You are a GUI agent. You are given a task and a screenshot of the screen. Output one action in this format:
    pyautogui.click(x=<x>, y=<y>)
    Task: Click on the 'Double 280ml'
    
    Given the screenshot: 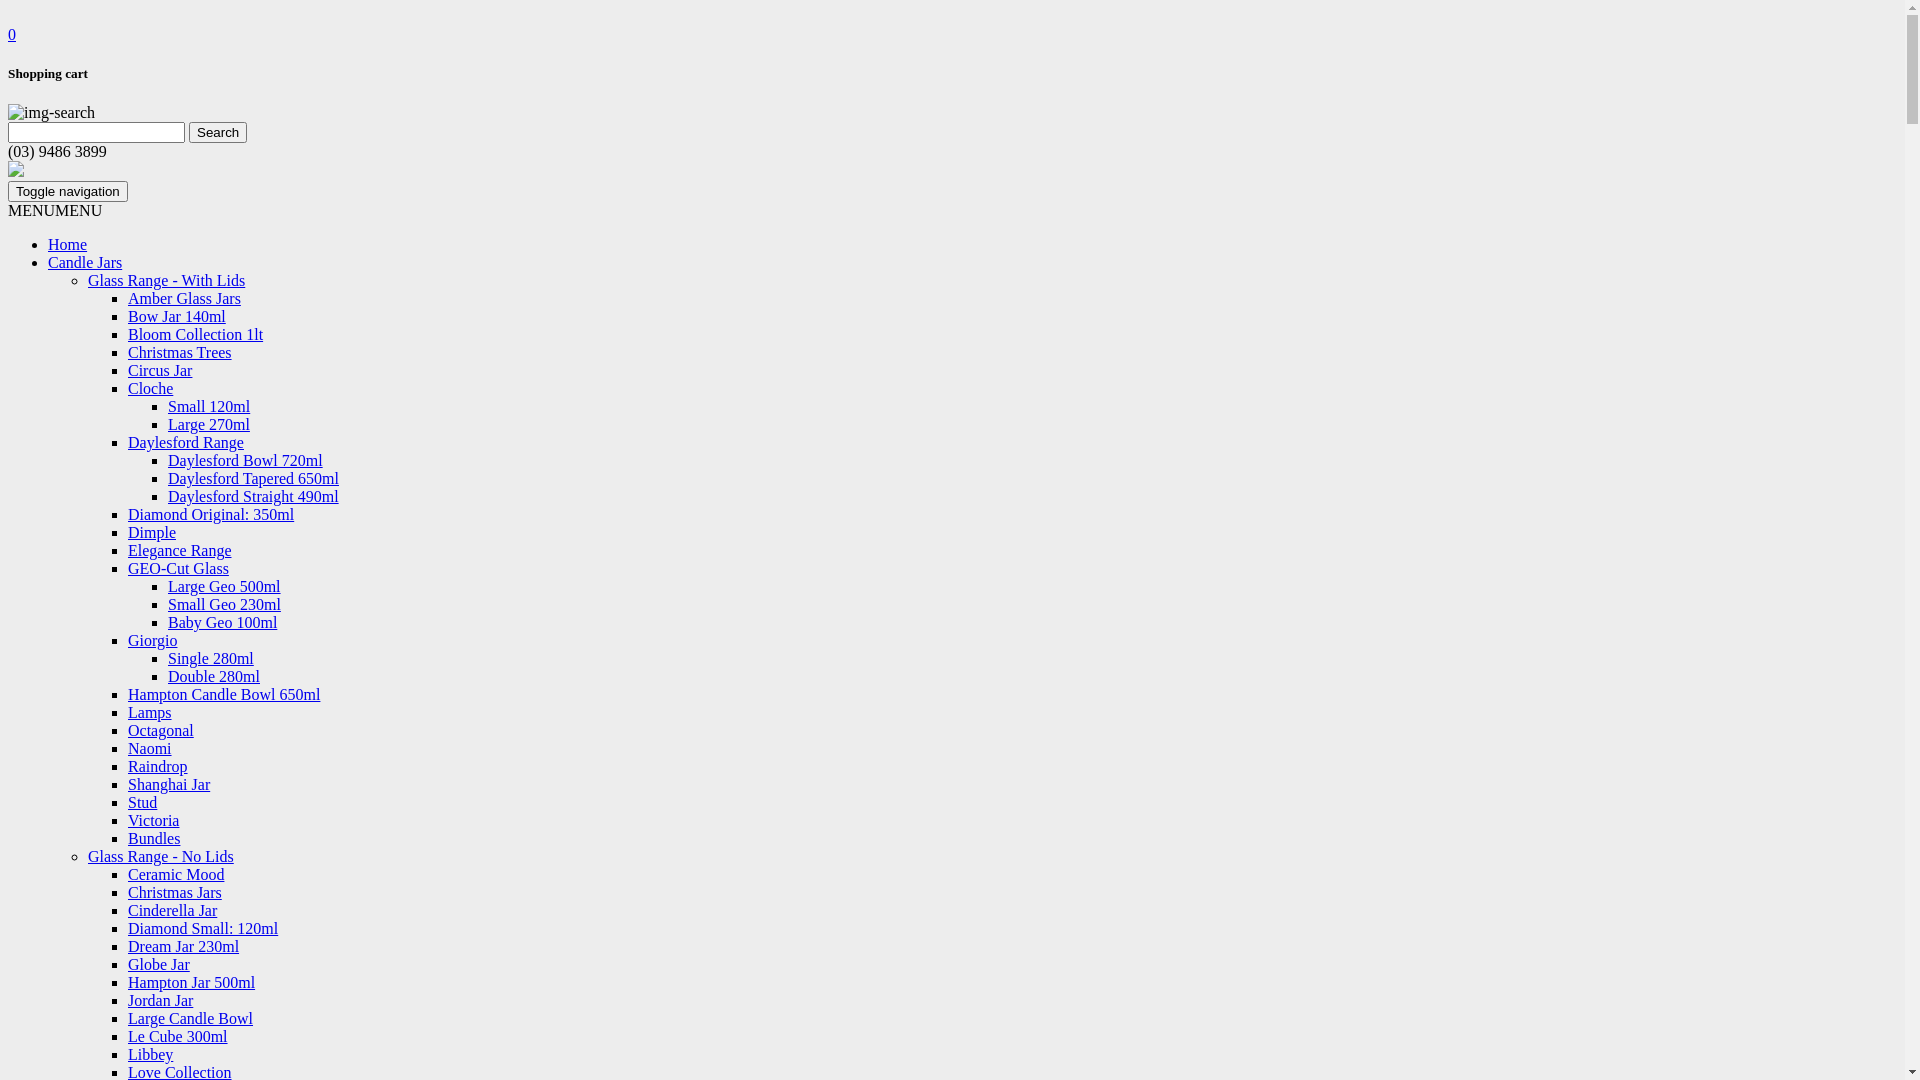 What is the action you would take?
    pyautogui.click(x=168, y=675)
    